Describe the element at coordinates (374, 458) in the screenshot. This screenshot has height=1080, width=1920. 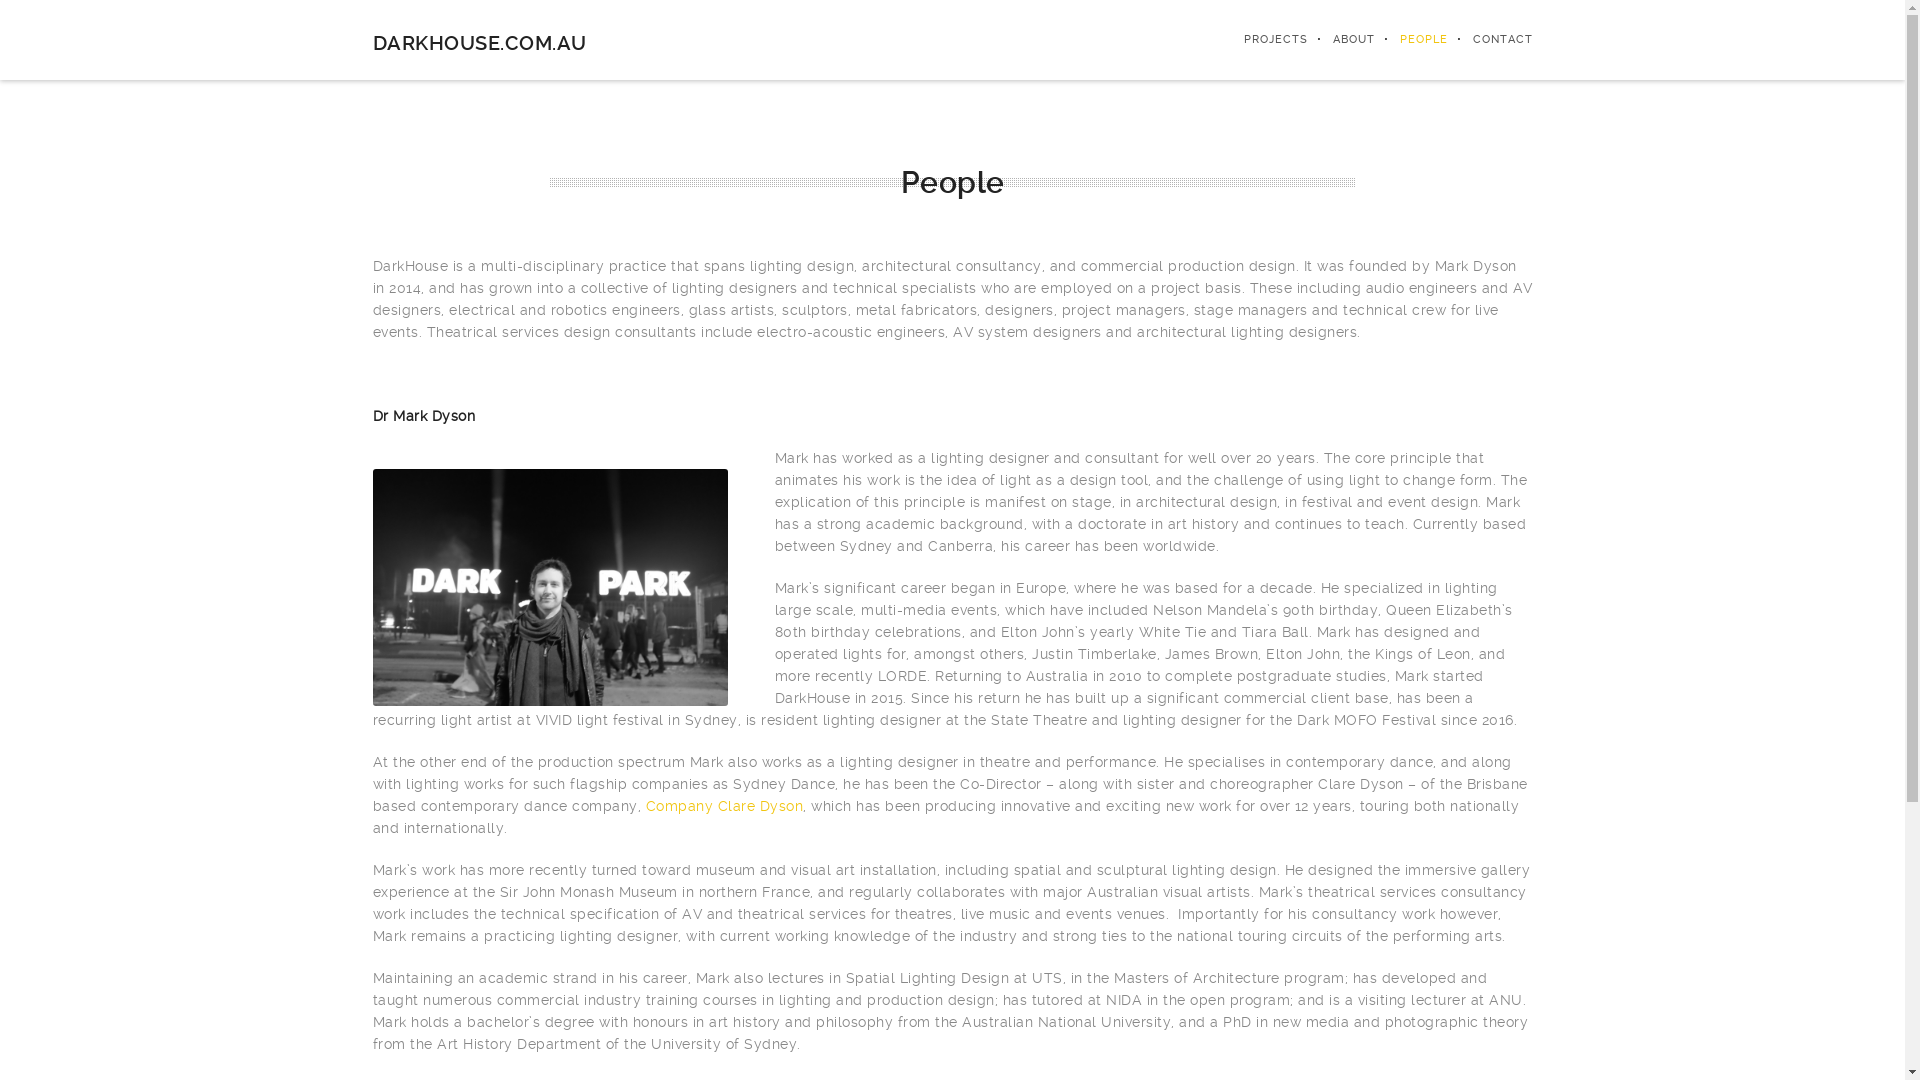
I see `' '` at that location.